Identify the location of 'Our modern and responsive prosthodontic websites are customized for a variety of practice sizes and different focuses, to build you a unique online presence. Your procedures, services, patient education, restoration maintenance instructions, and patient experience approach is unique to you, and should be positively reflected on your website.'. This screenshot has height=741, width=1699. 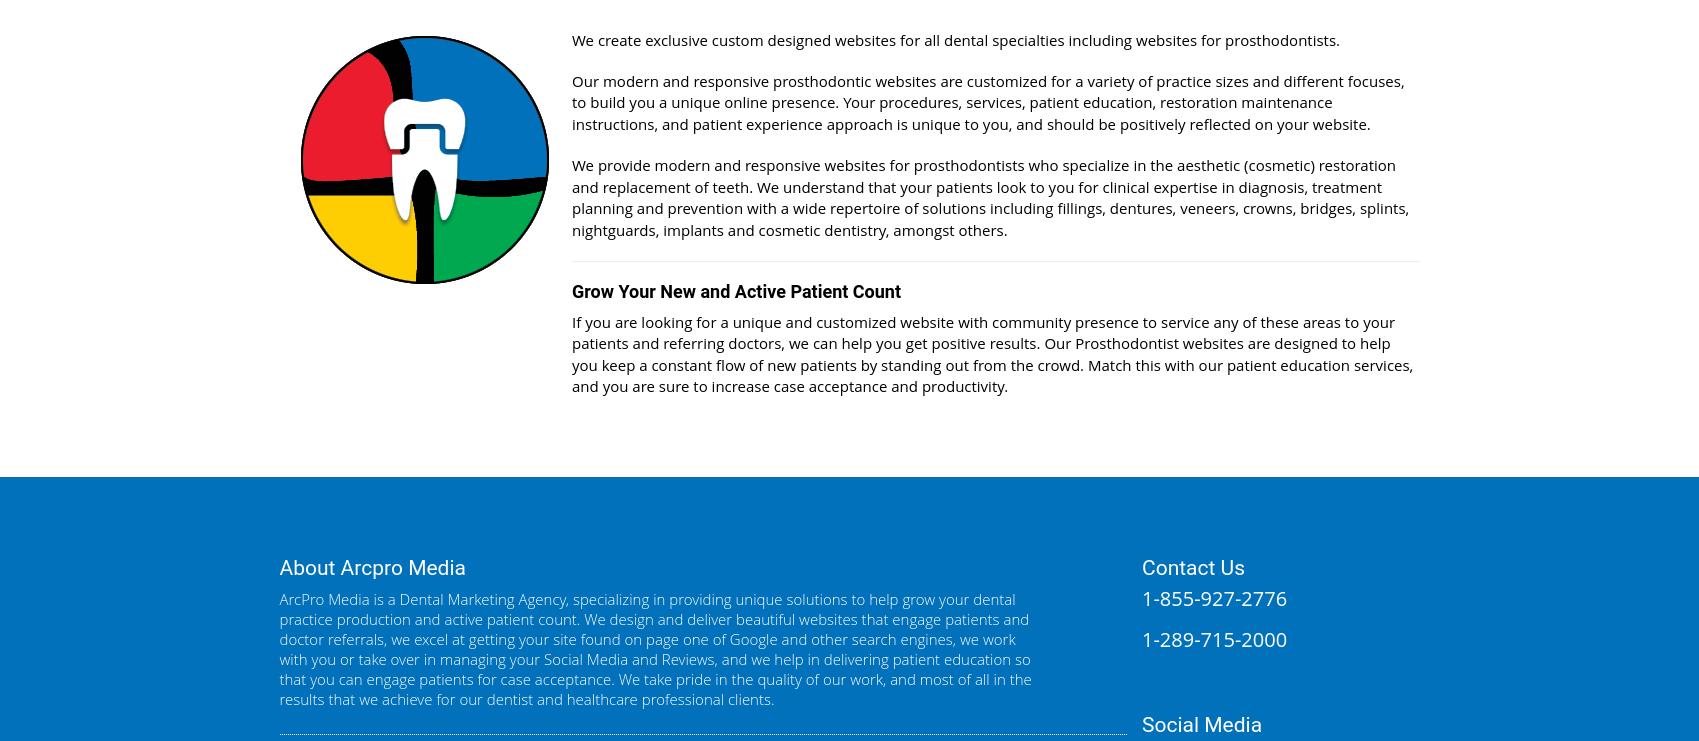
(987, 102).